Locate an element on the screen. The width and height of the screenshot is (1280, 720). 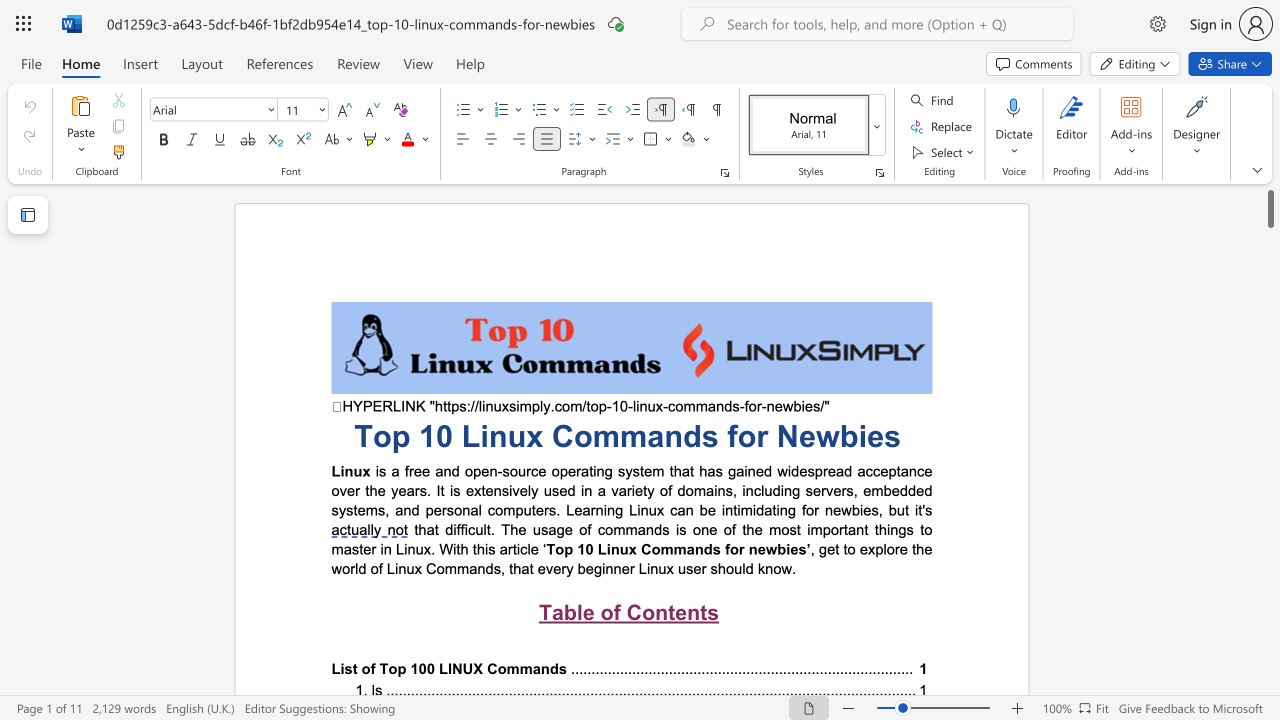
the 2th character "s" in the text is located at coordinates (561, 668).